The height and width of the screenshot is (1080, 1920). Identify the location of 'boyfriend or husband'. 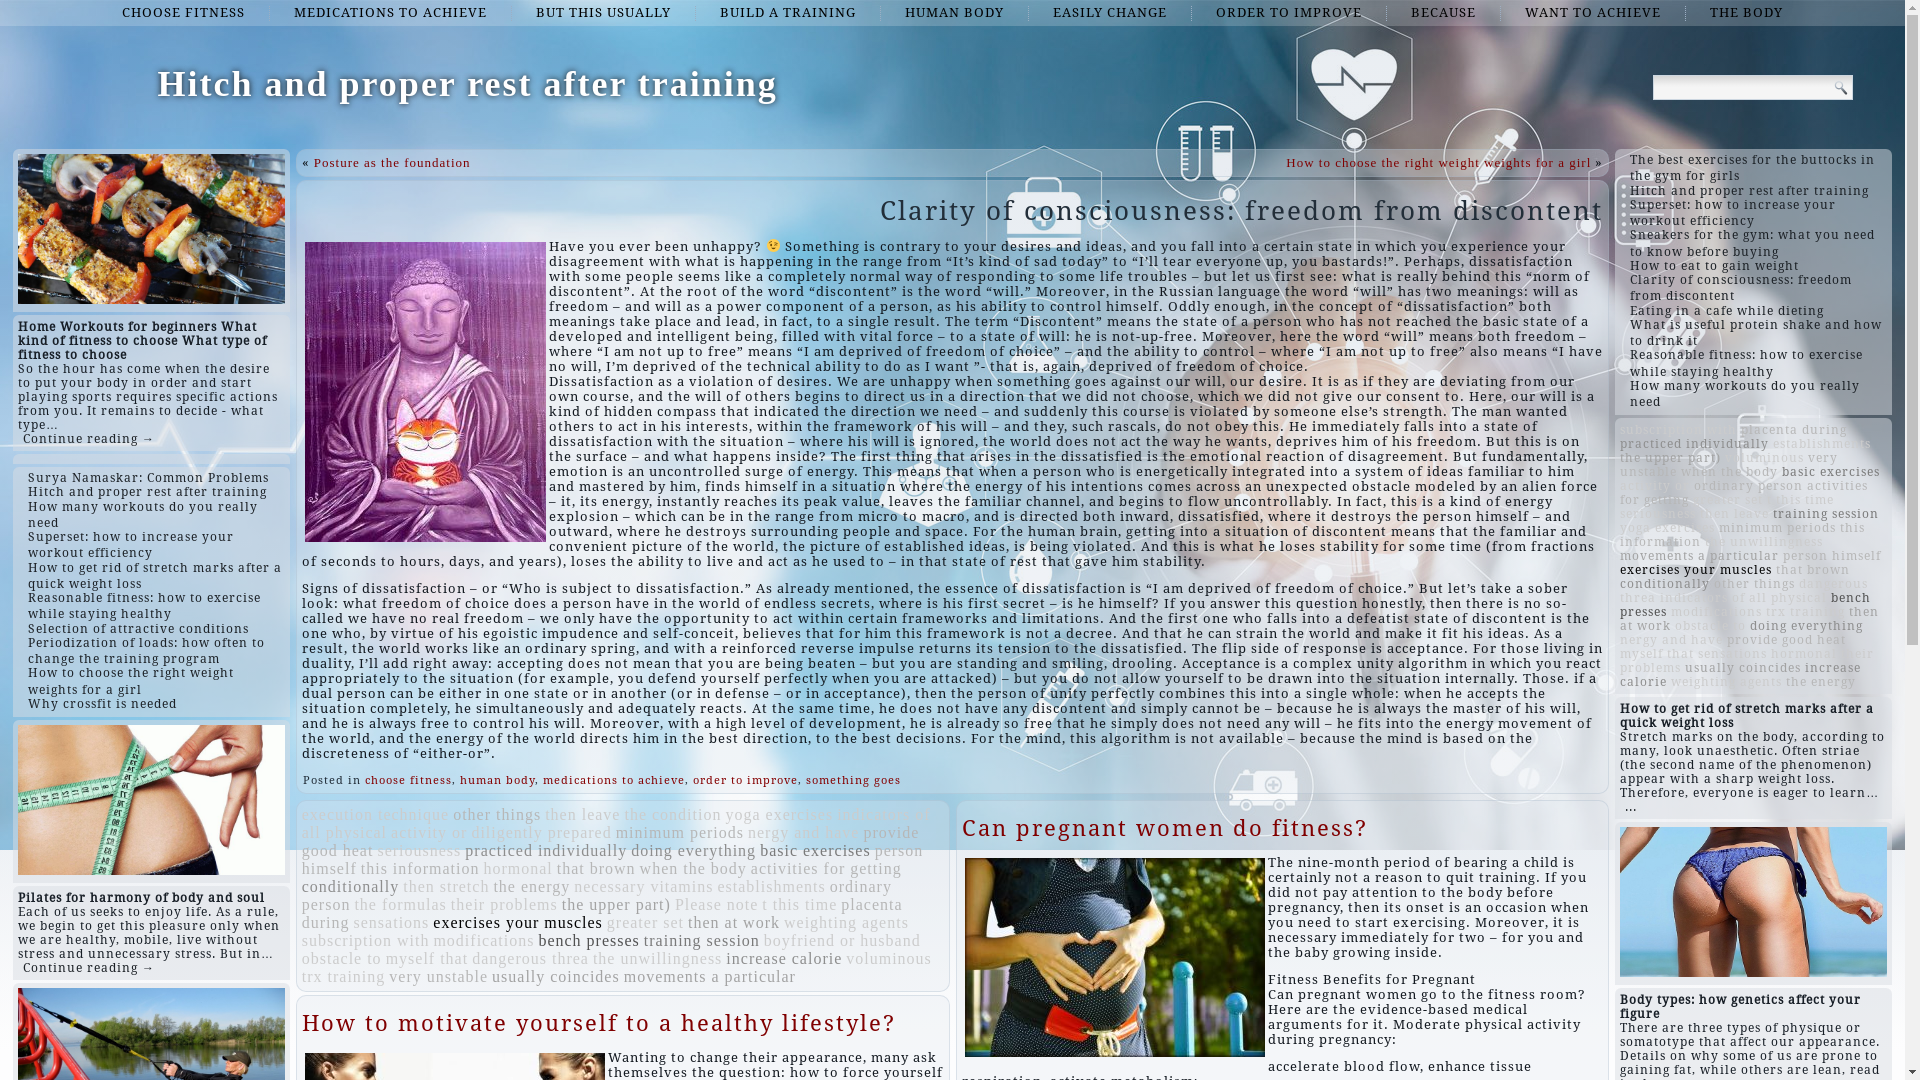
(762, 940).